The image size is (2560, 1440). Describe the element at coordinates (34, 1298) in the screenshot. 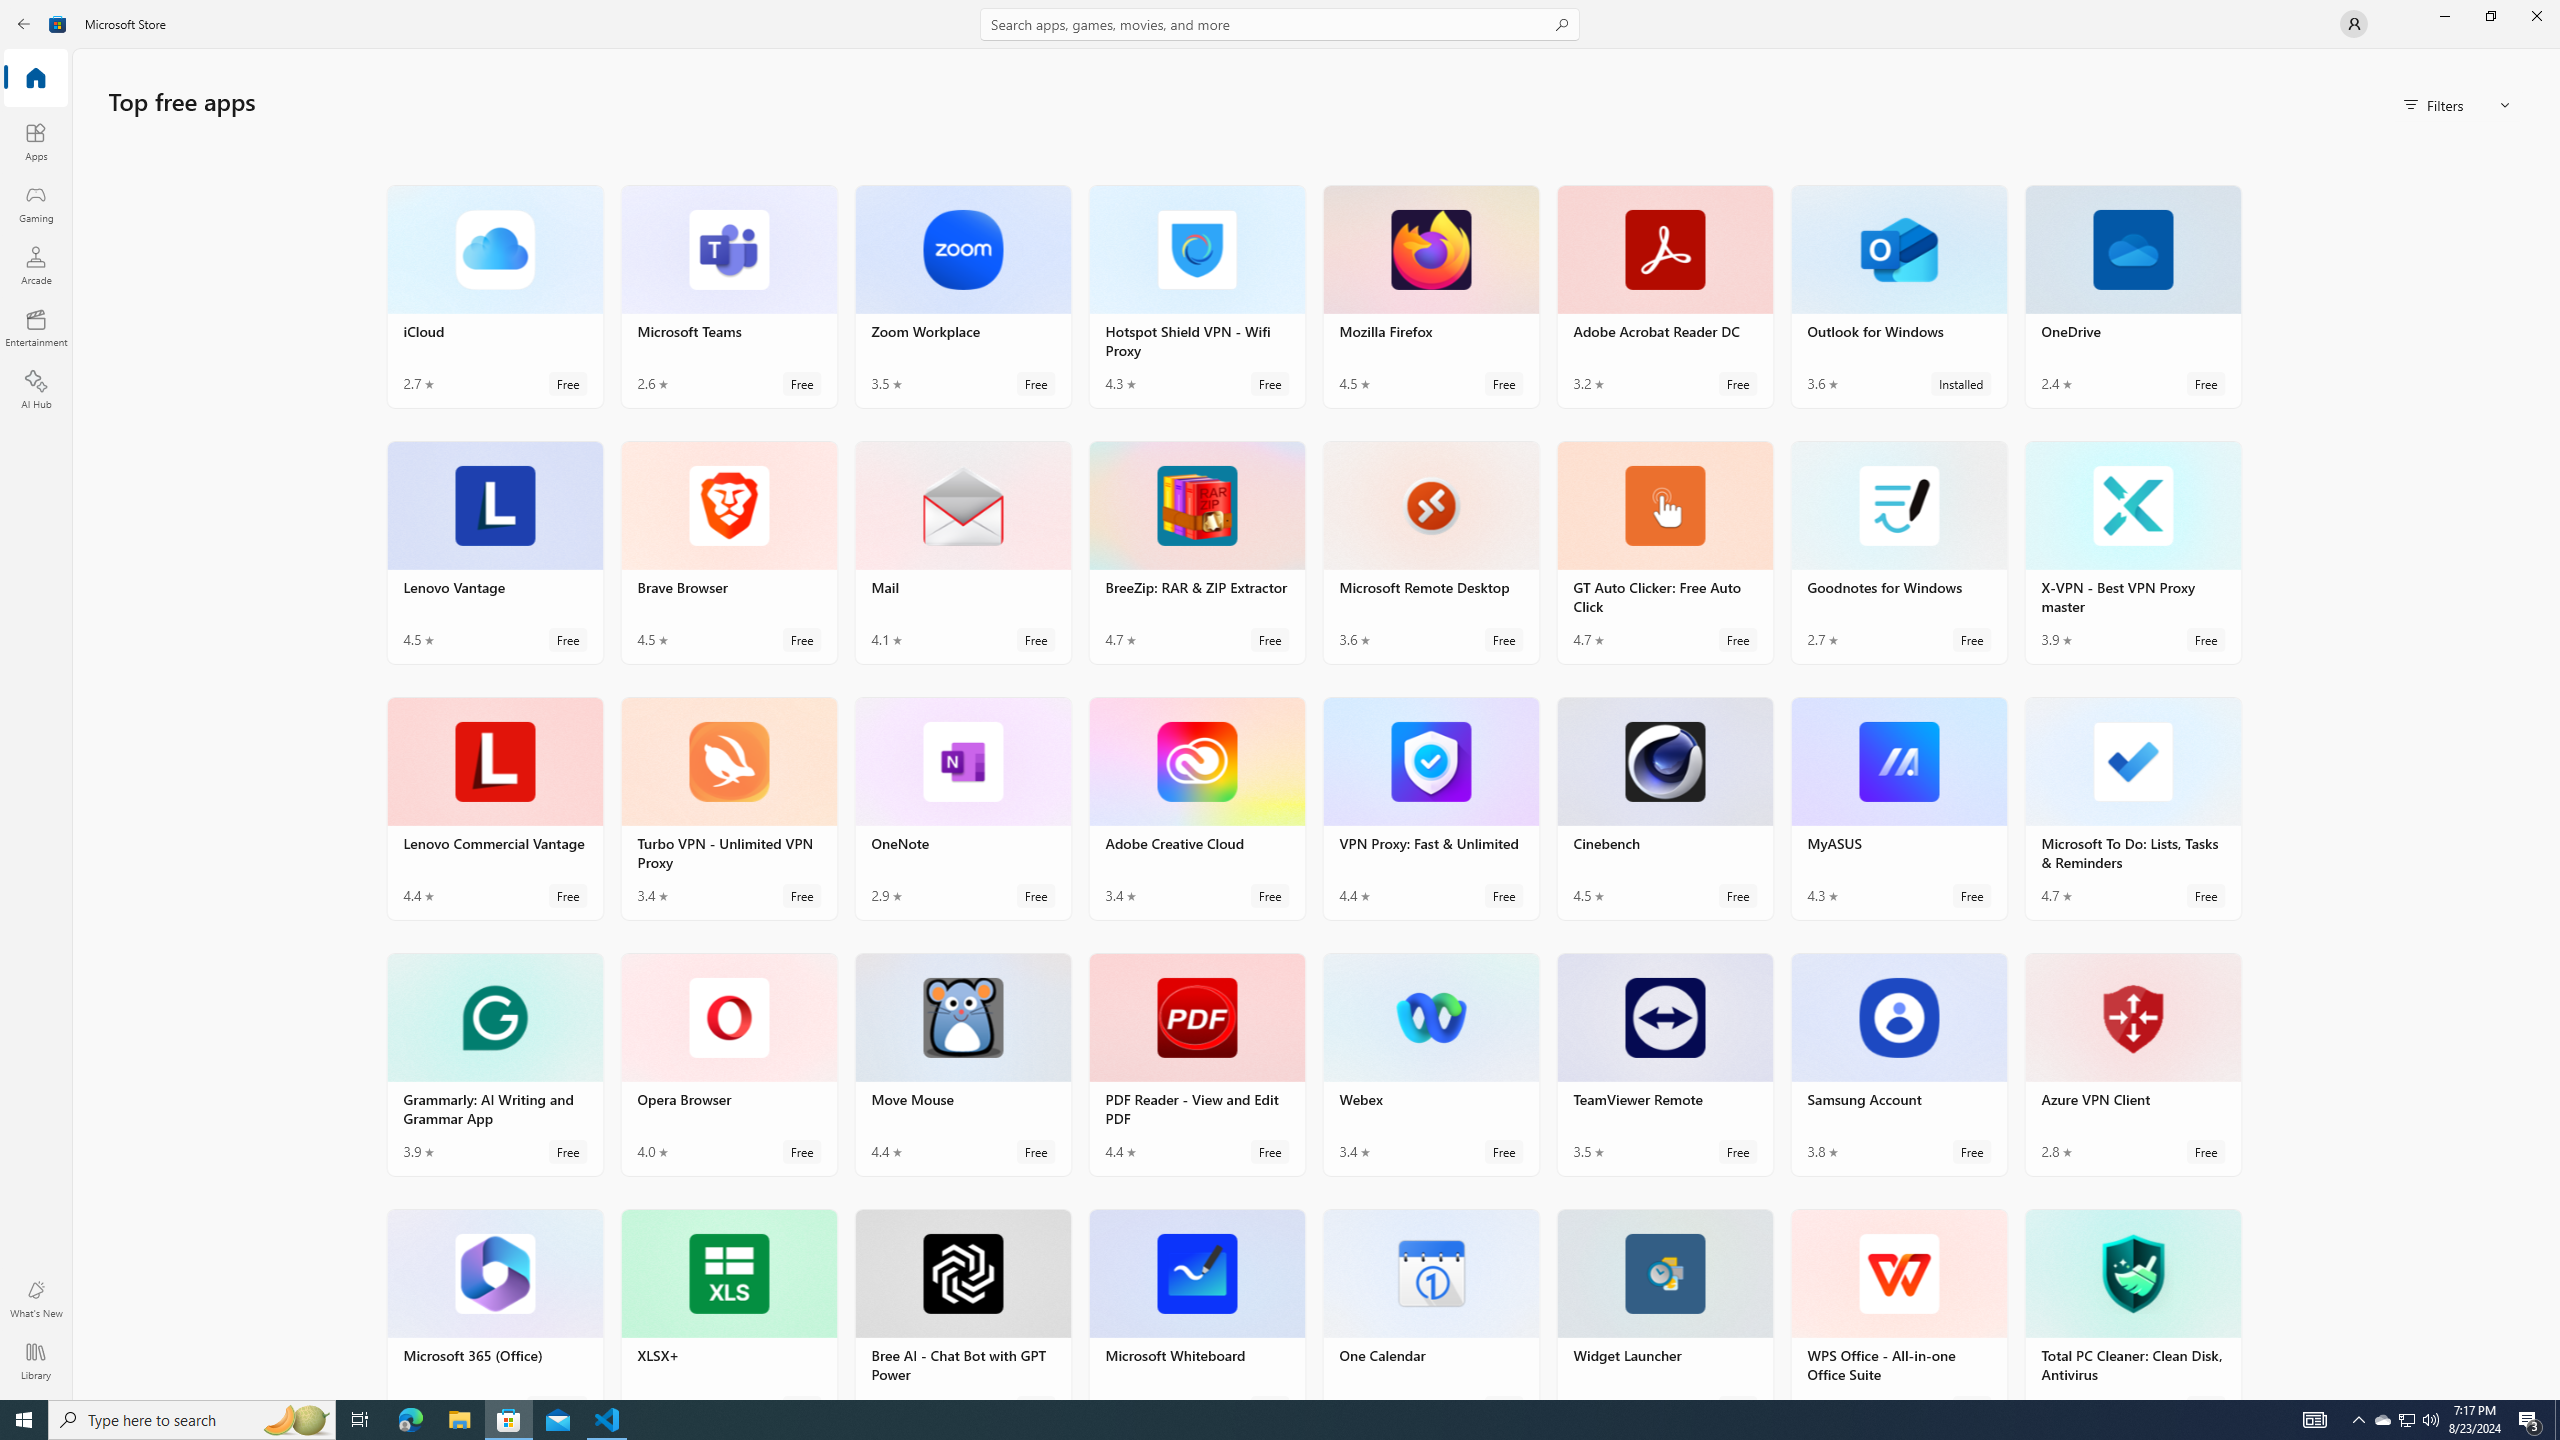

I see `'What'` at that location.